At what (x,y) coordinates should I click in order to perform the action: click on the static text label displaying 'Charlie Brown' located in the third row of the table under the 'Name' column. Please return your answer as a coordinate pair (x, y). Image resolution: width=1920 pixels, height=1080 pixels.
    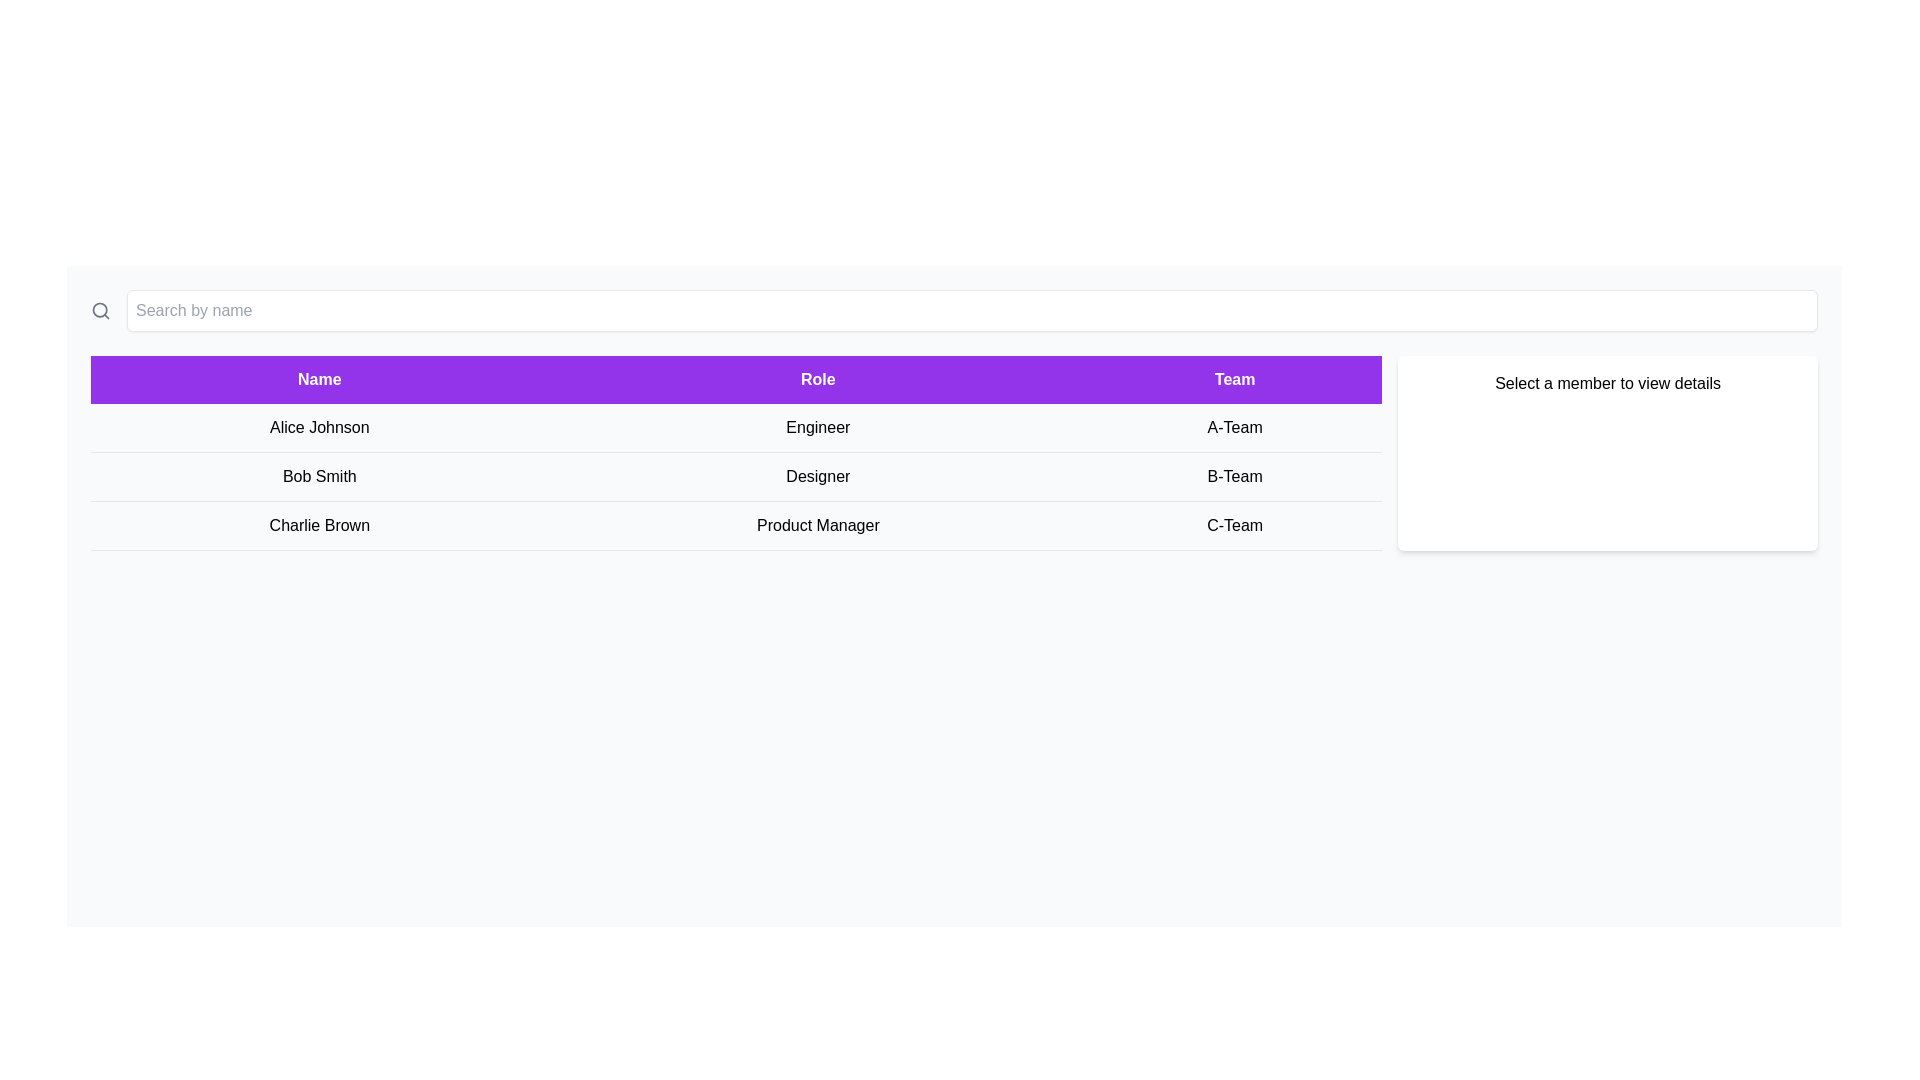
    Looking at the image, I should click on (318, 524).